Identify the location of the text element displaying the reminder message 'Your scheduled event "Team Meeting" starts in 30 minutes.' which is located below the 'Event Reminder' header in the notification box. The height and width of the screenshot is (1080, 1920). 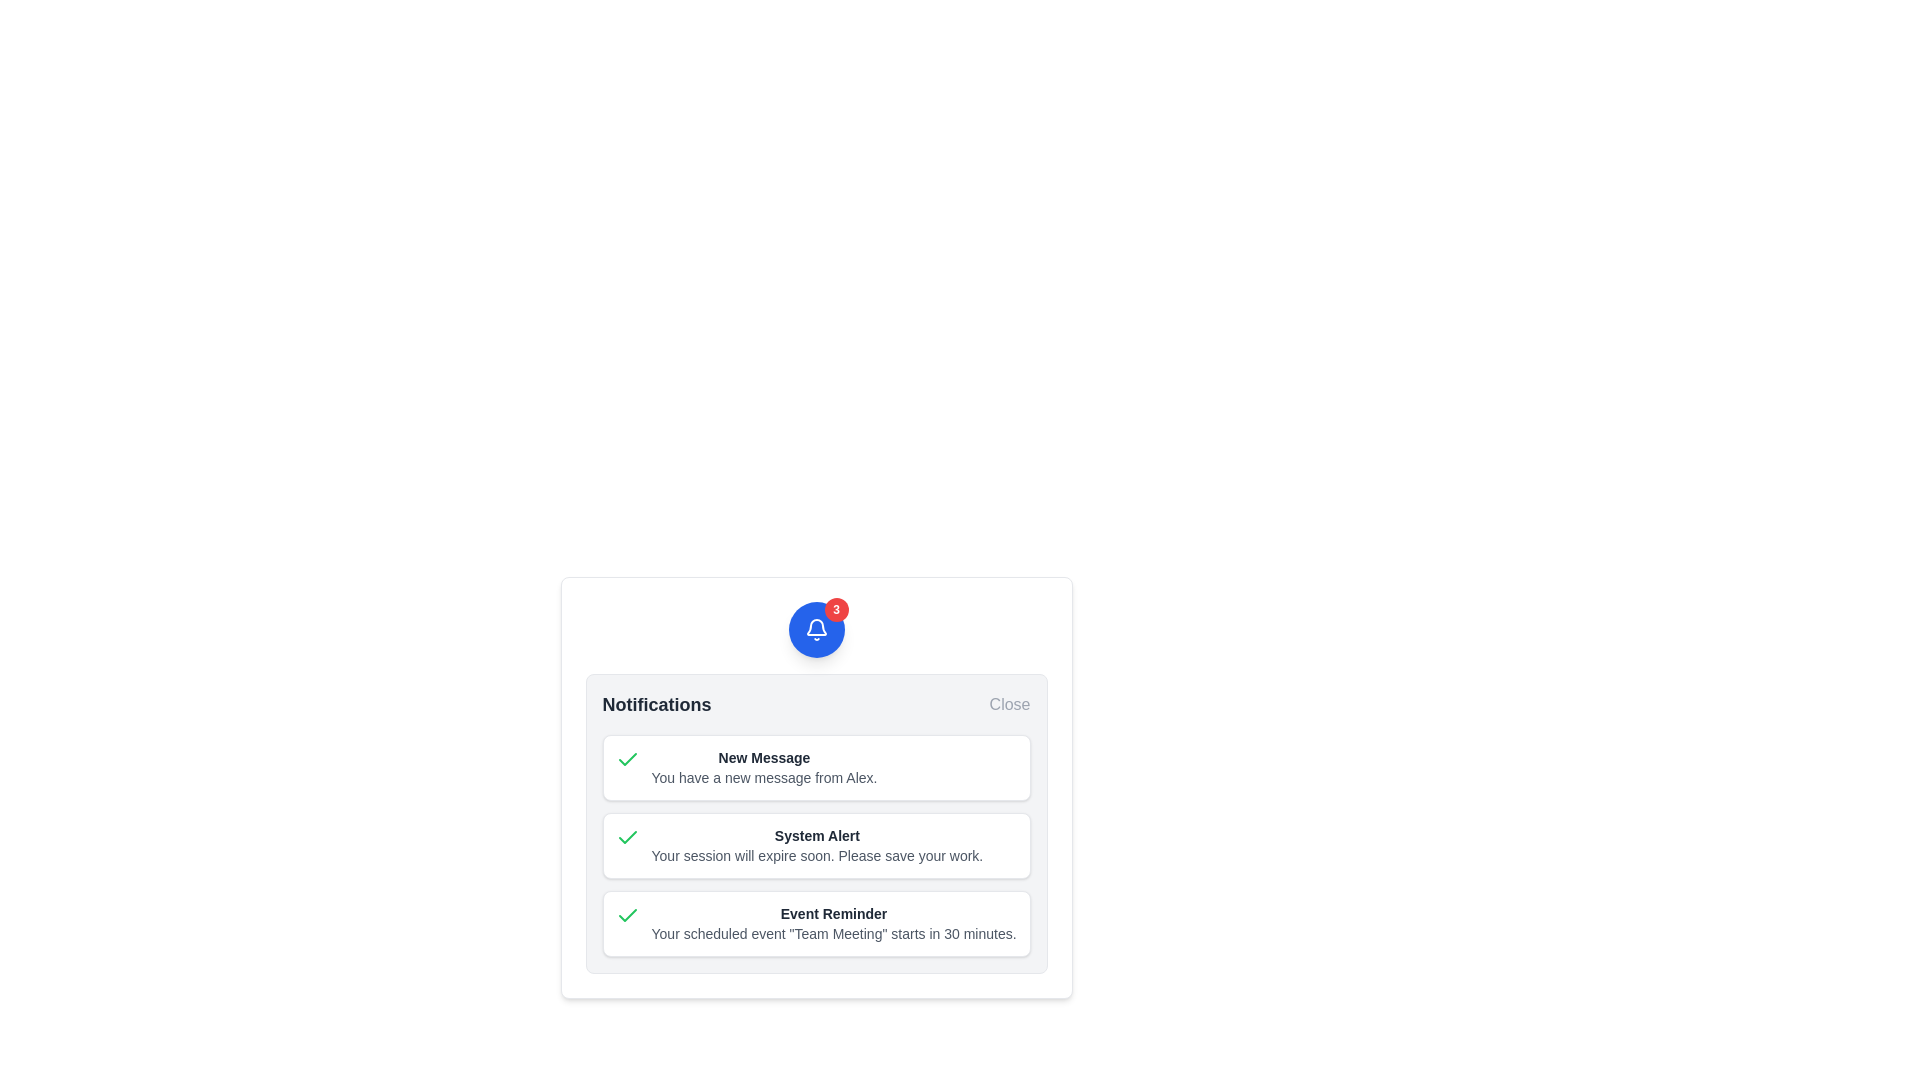
(834, 933).